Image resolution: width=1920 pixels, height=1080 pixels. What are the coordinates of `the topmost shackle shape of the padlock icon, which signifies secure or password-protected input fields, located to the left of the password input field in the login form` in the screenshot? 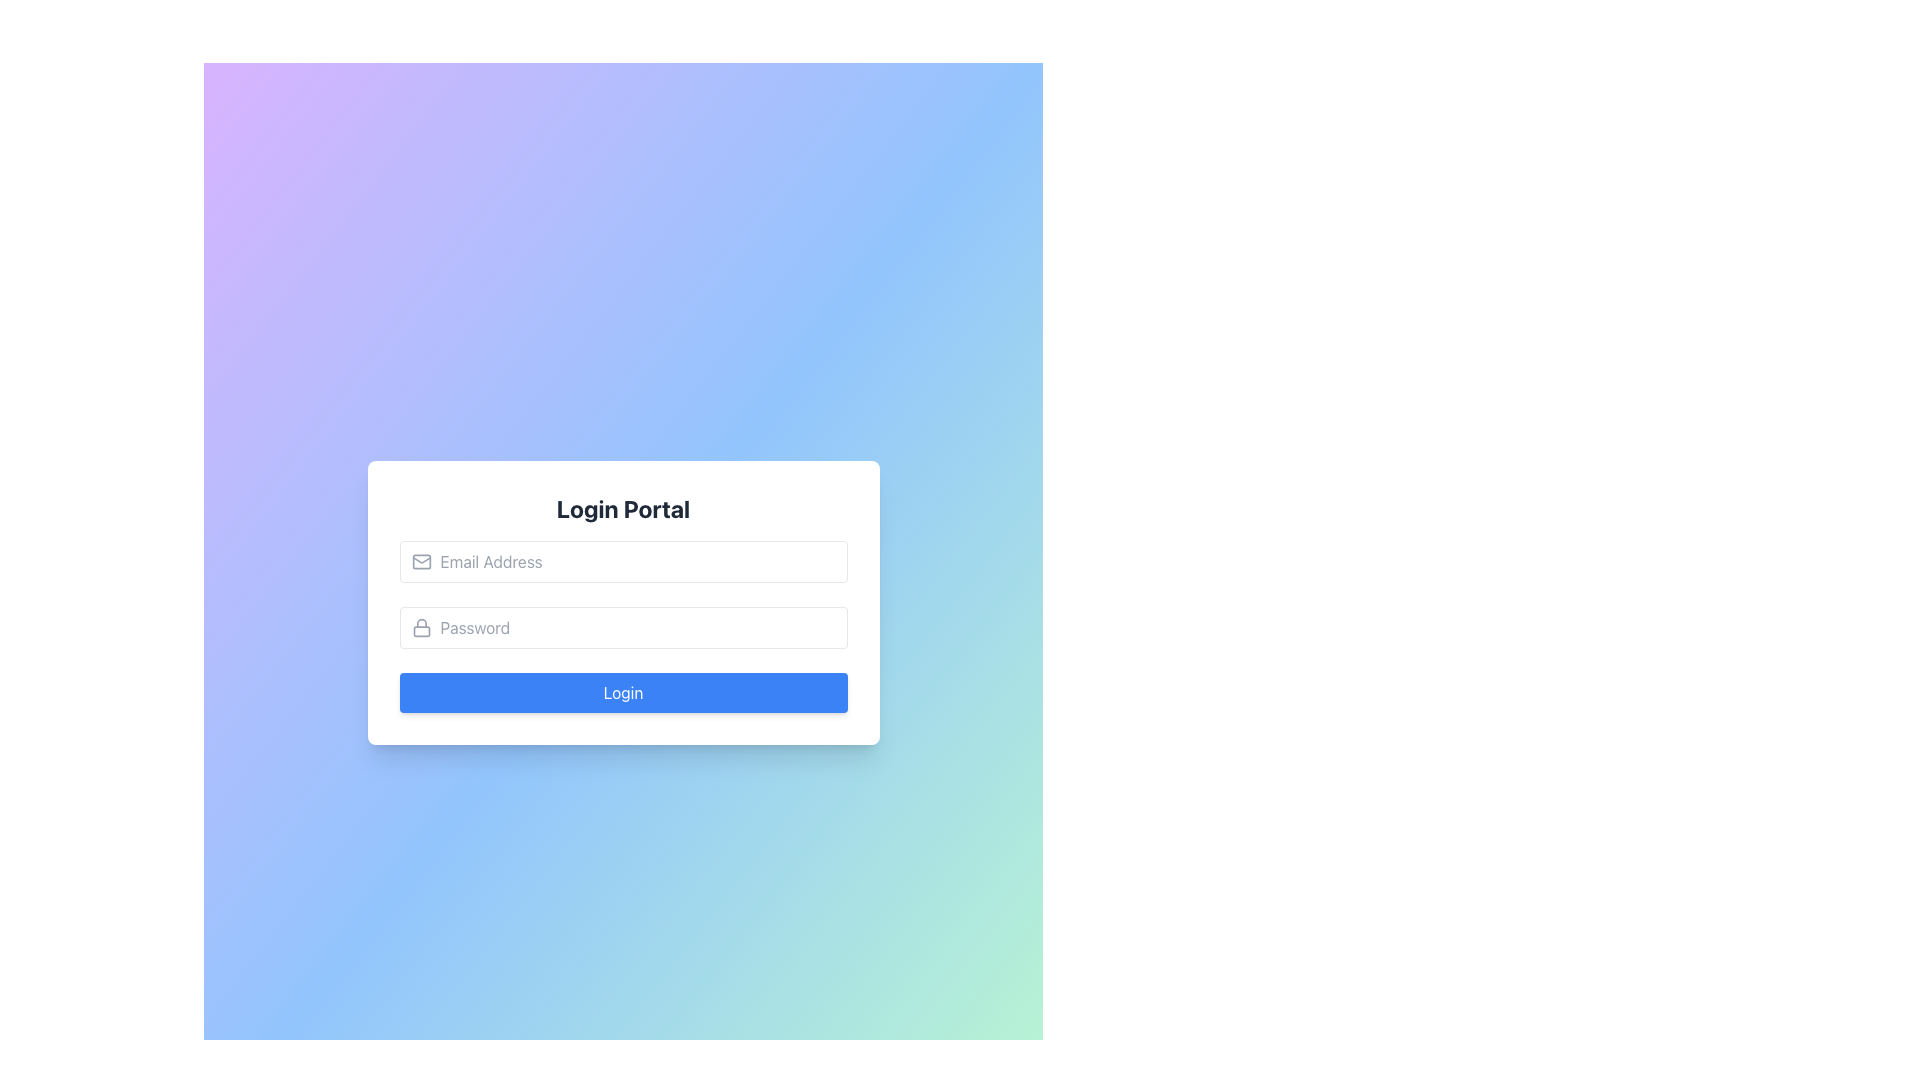 It's located at (420, 631).